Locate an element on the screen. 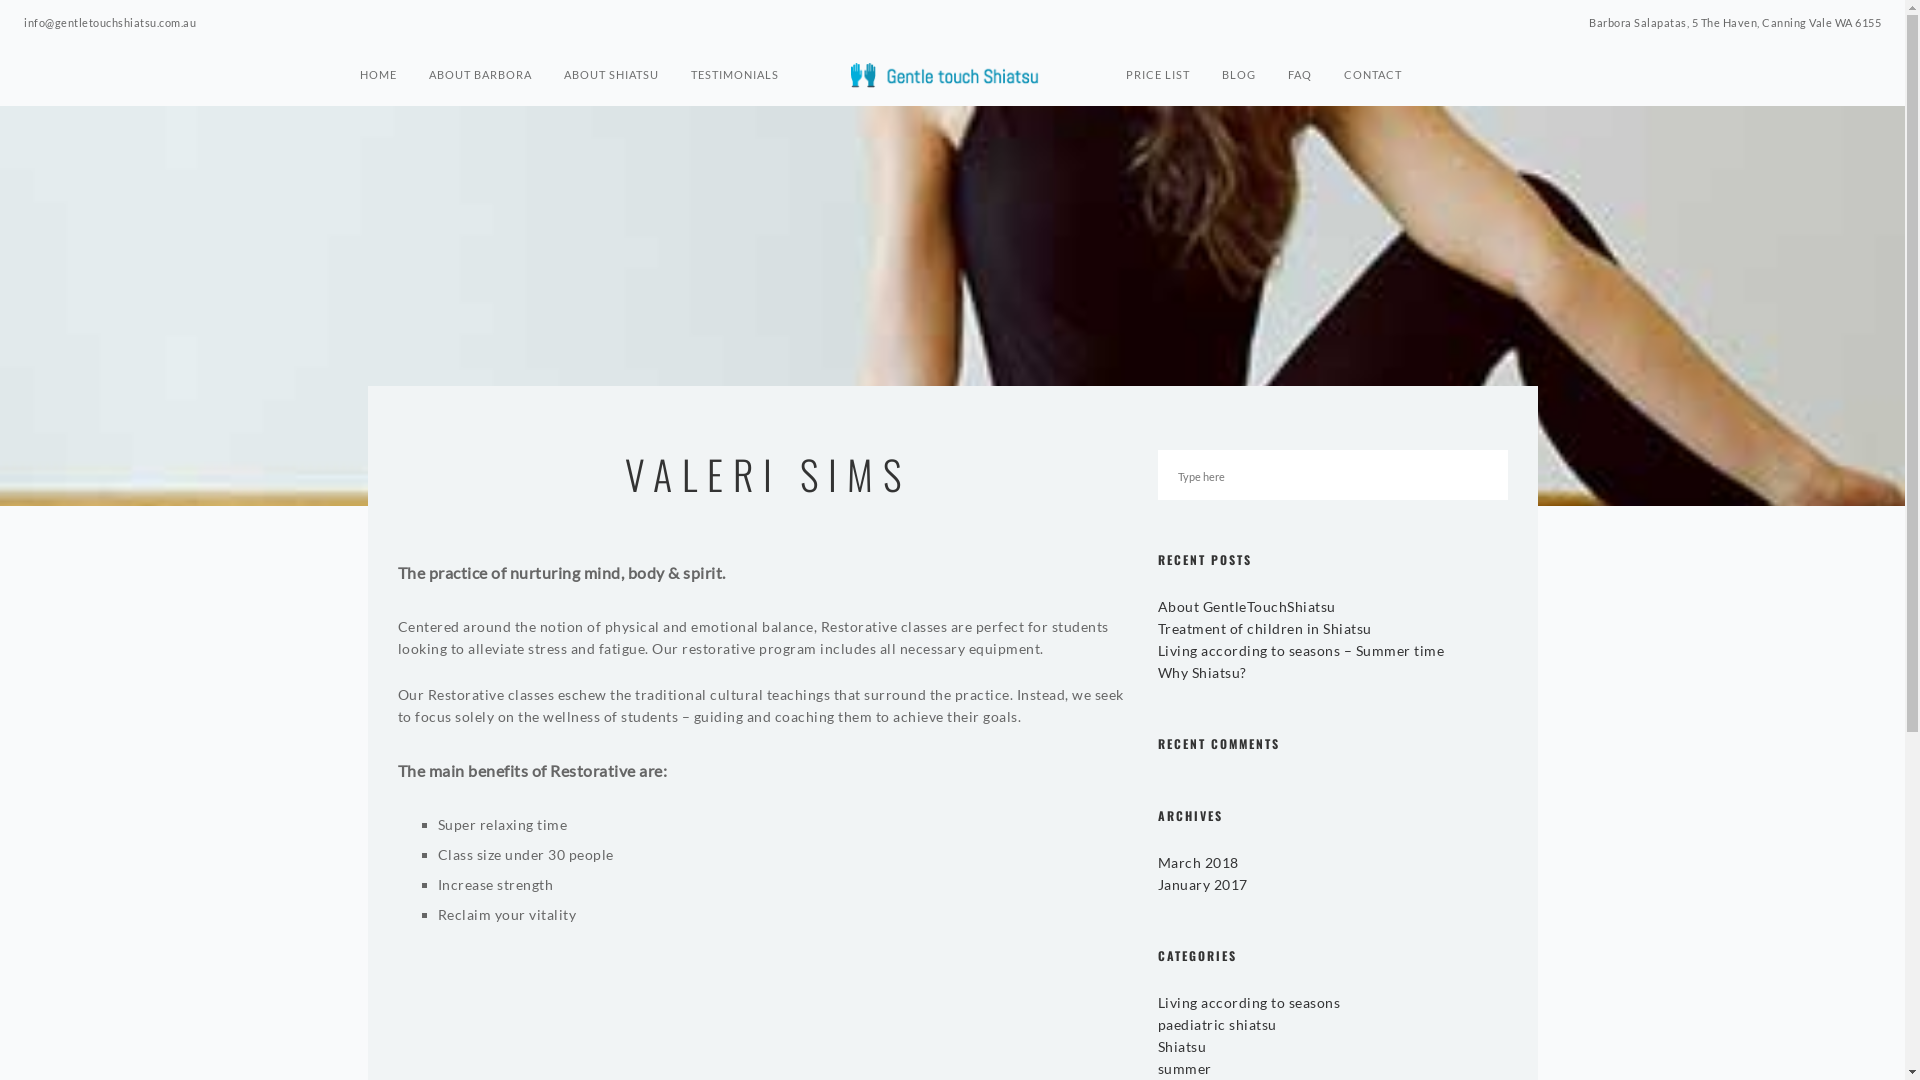  'Shiatsu' is located at coordinates (1182, 1045).